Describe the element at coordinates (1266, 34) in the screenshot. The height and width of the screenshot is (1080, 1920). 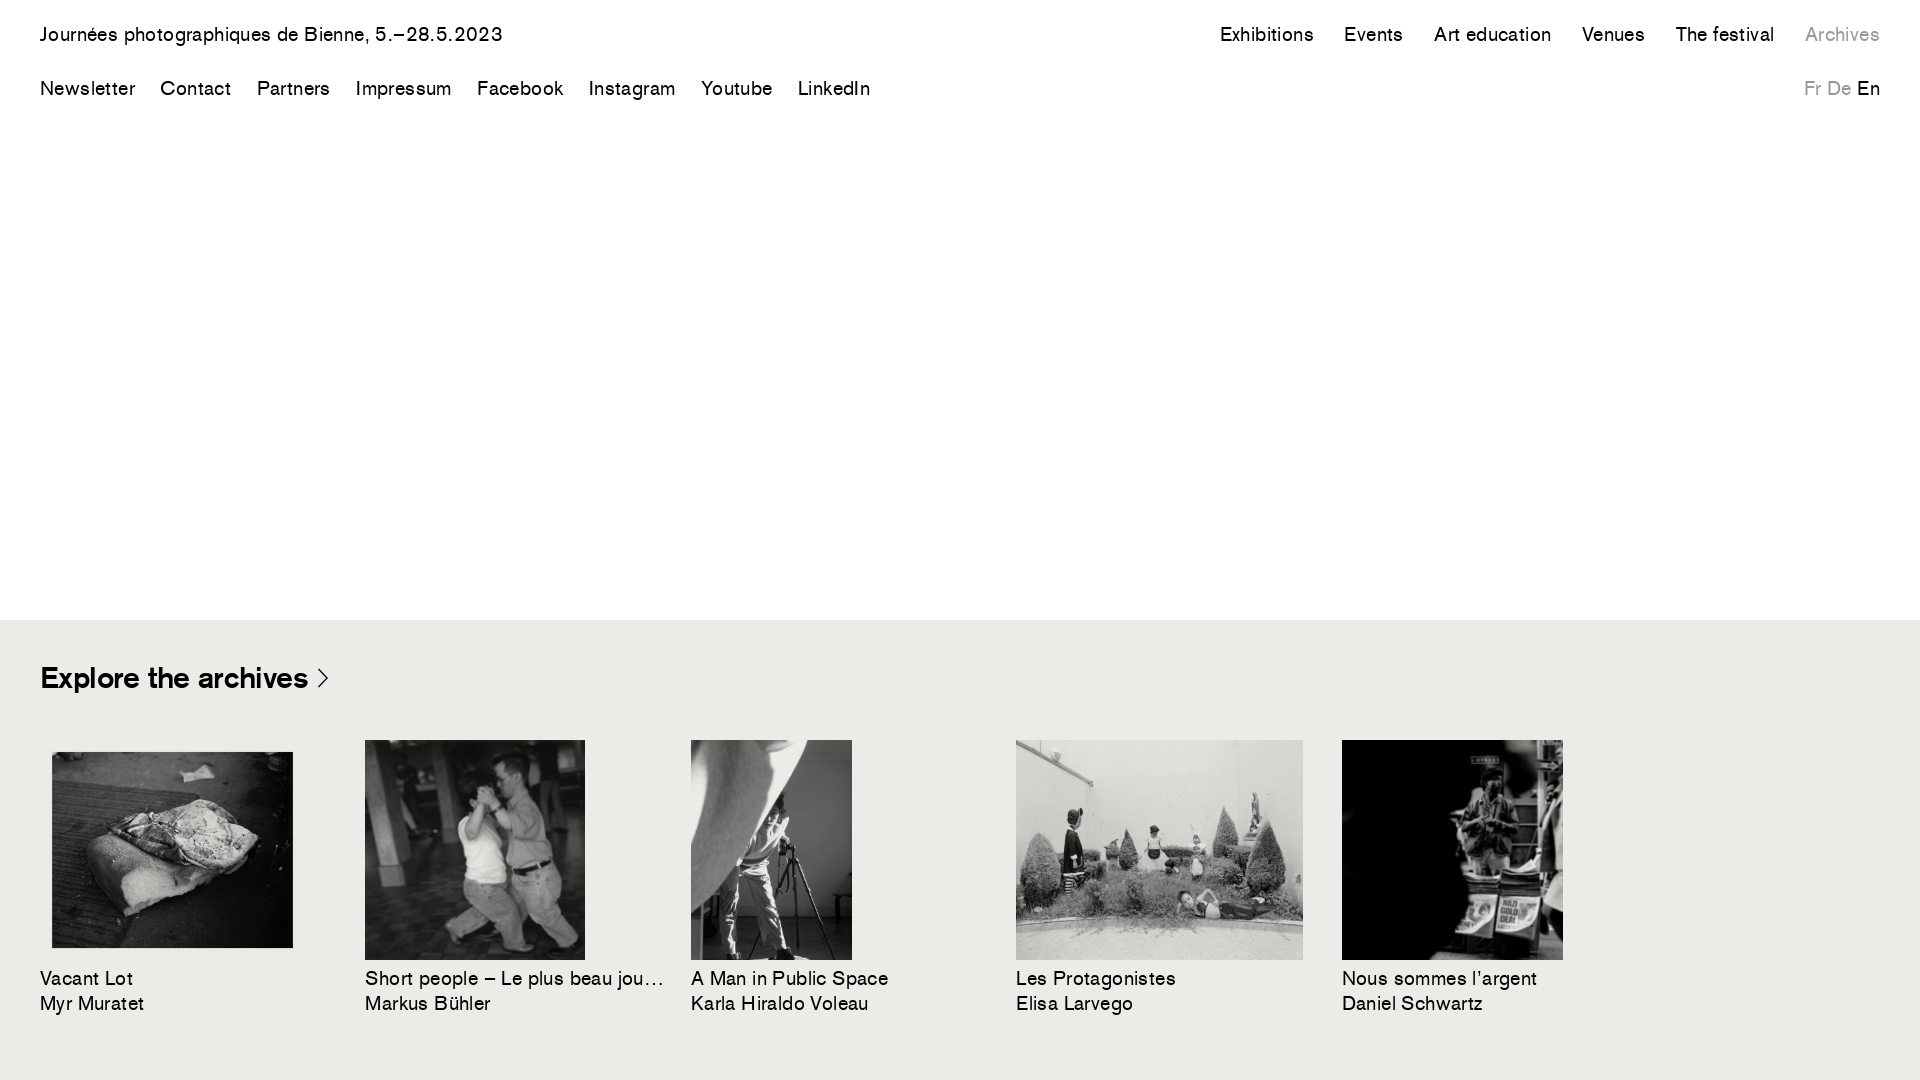
I see `'Exhibitions'` at that location.